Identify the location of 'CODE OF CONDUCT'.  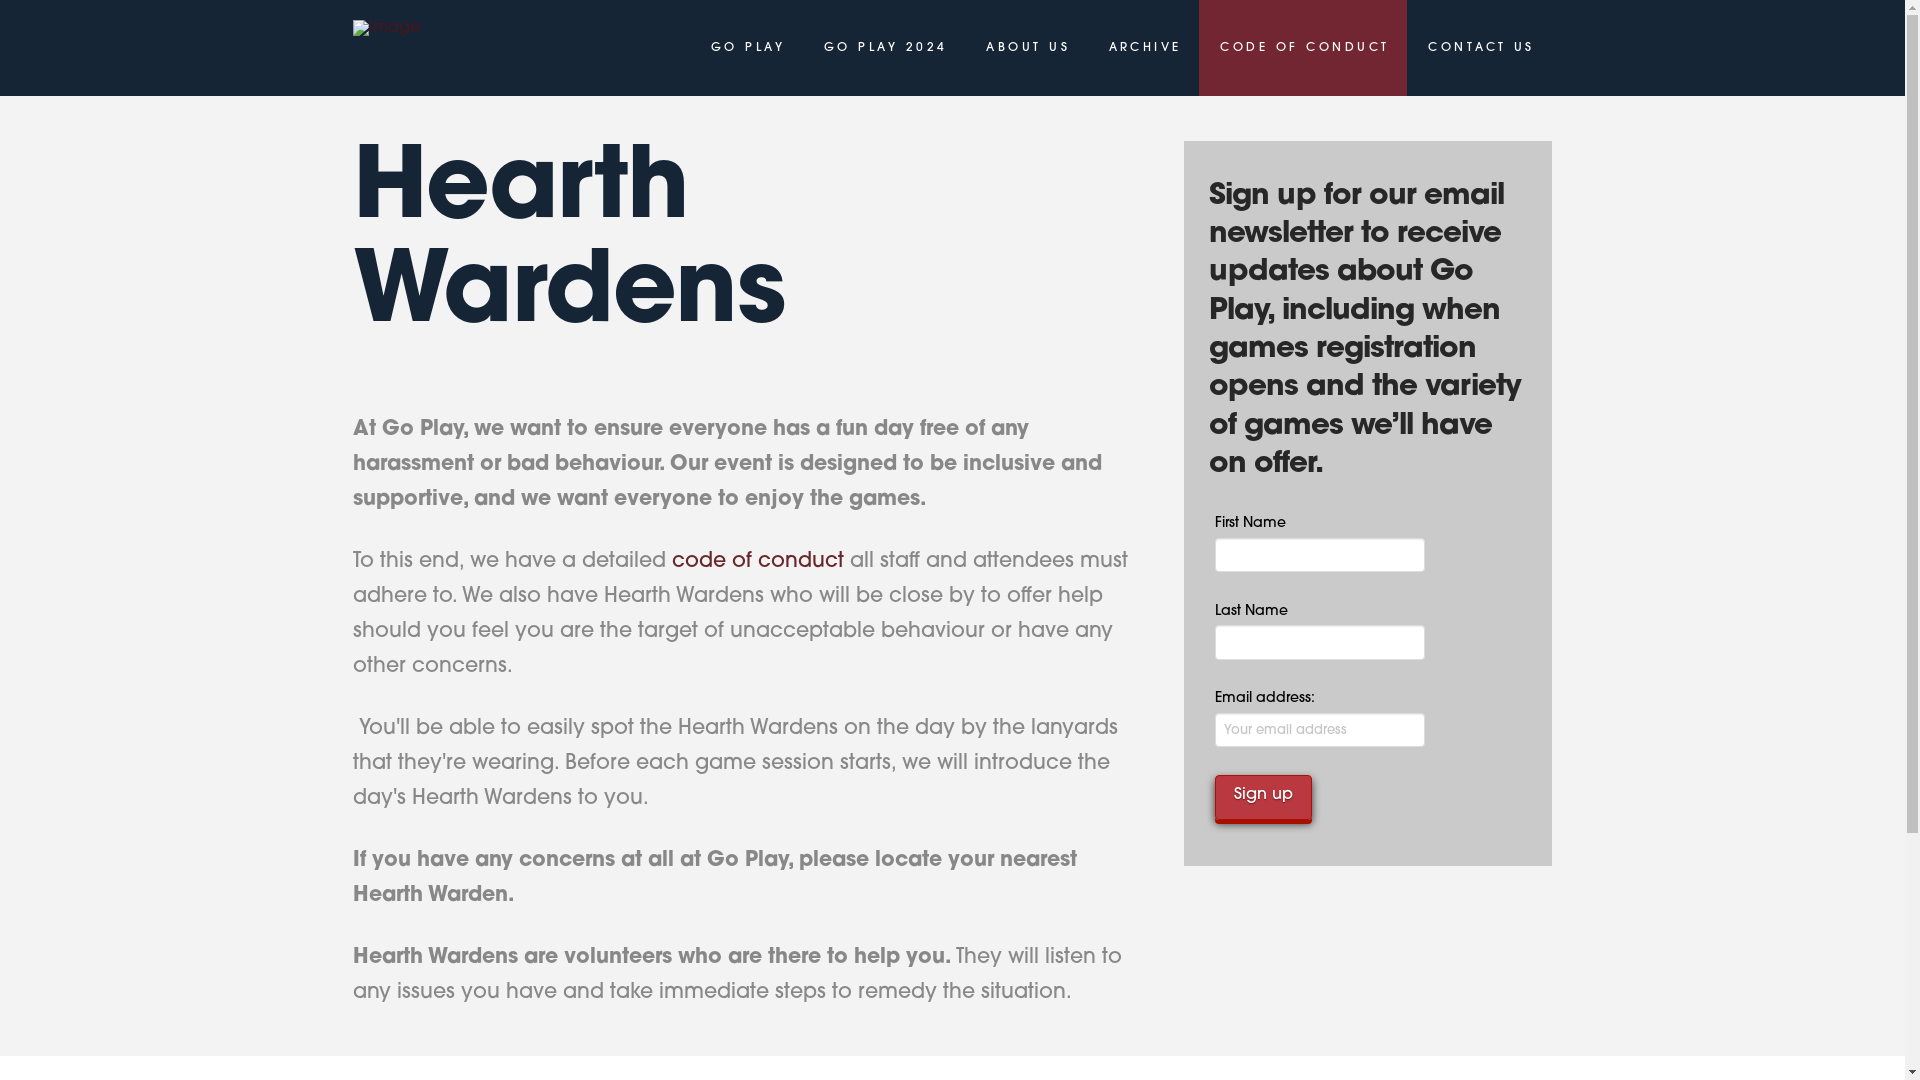
(1302, 46).